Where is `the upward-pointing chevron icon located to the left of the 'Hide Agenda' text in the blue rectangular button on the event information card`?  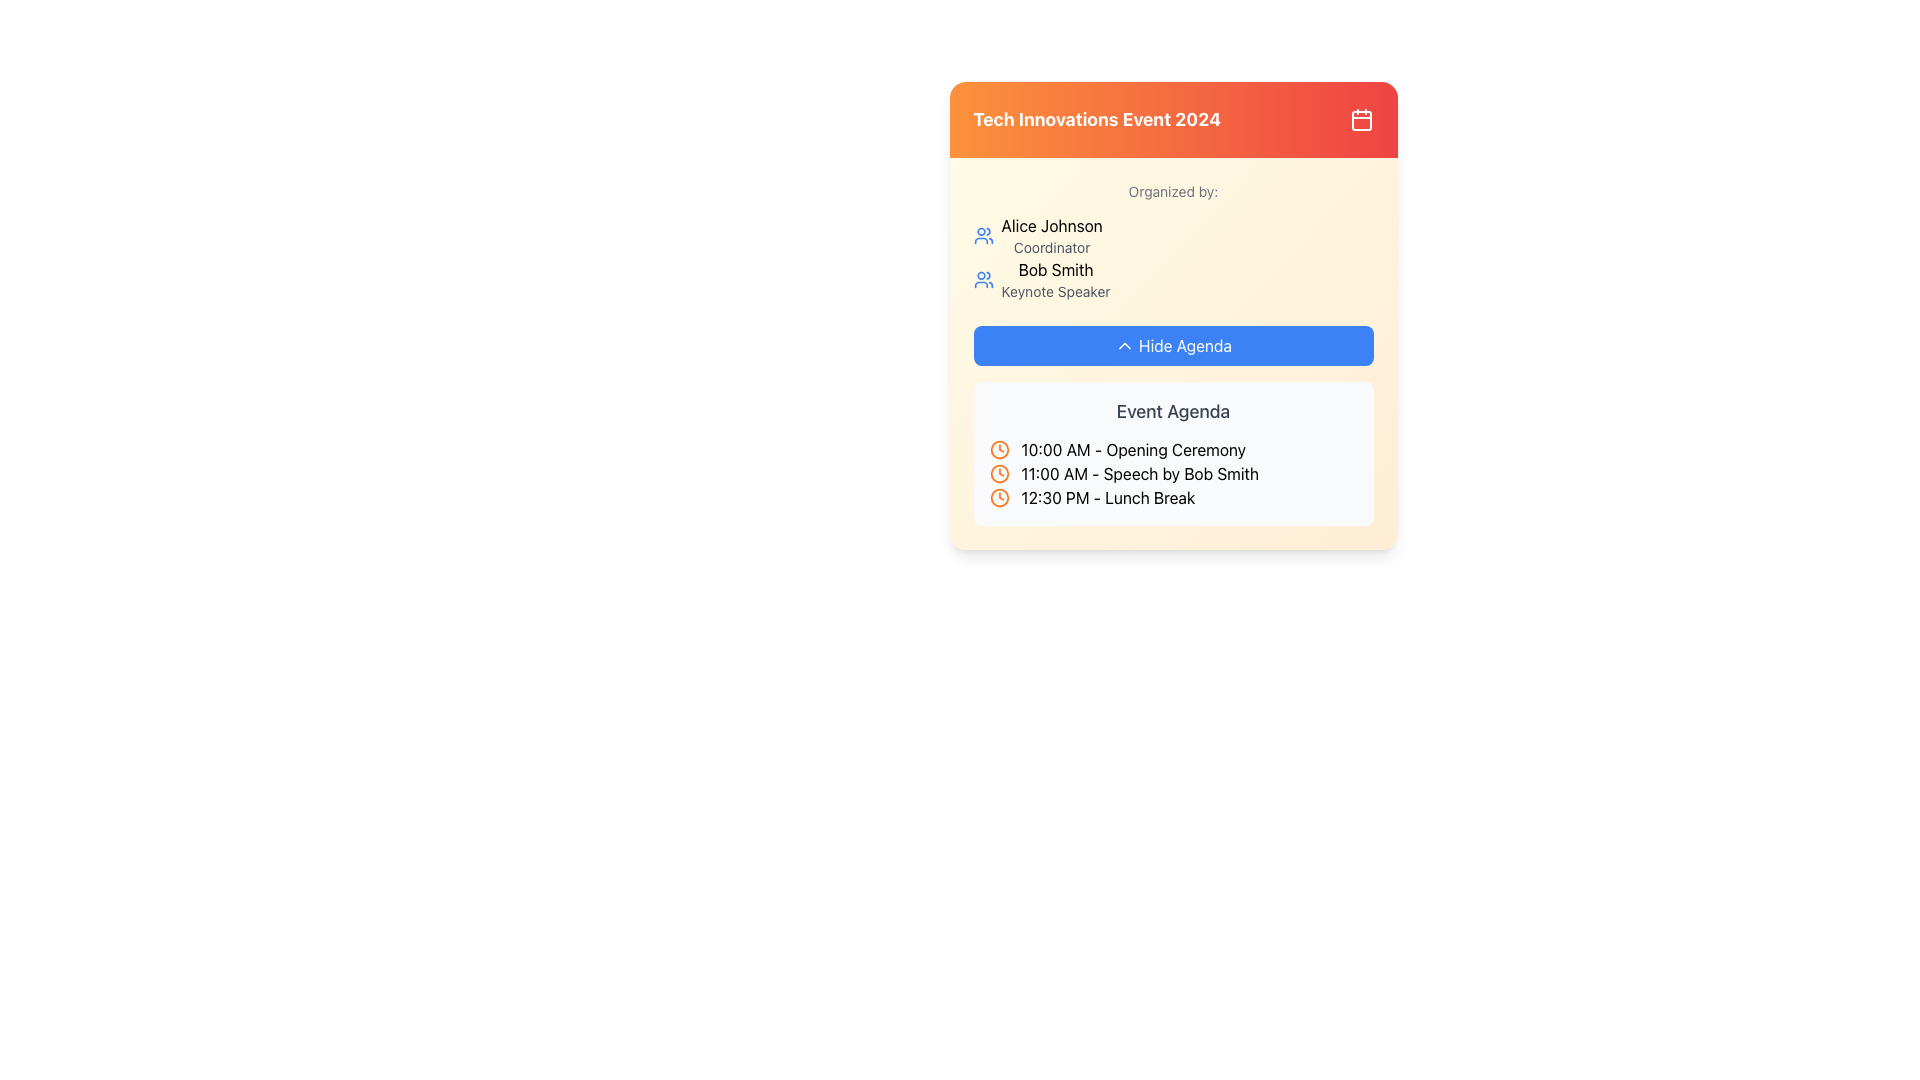 the upward-pointing chevron icon located to the left of the 'Hide Agenda' text in the blue rectangular button on the event information card is located at coordinates (1124, 345).